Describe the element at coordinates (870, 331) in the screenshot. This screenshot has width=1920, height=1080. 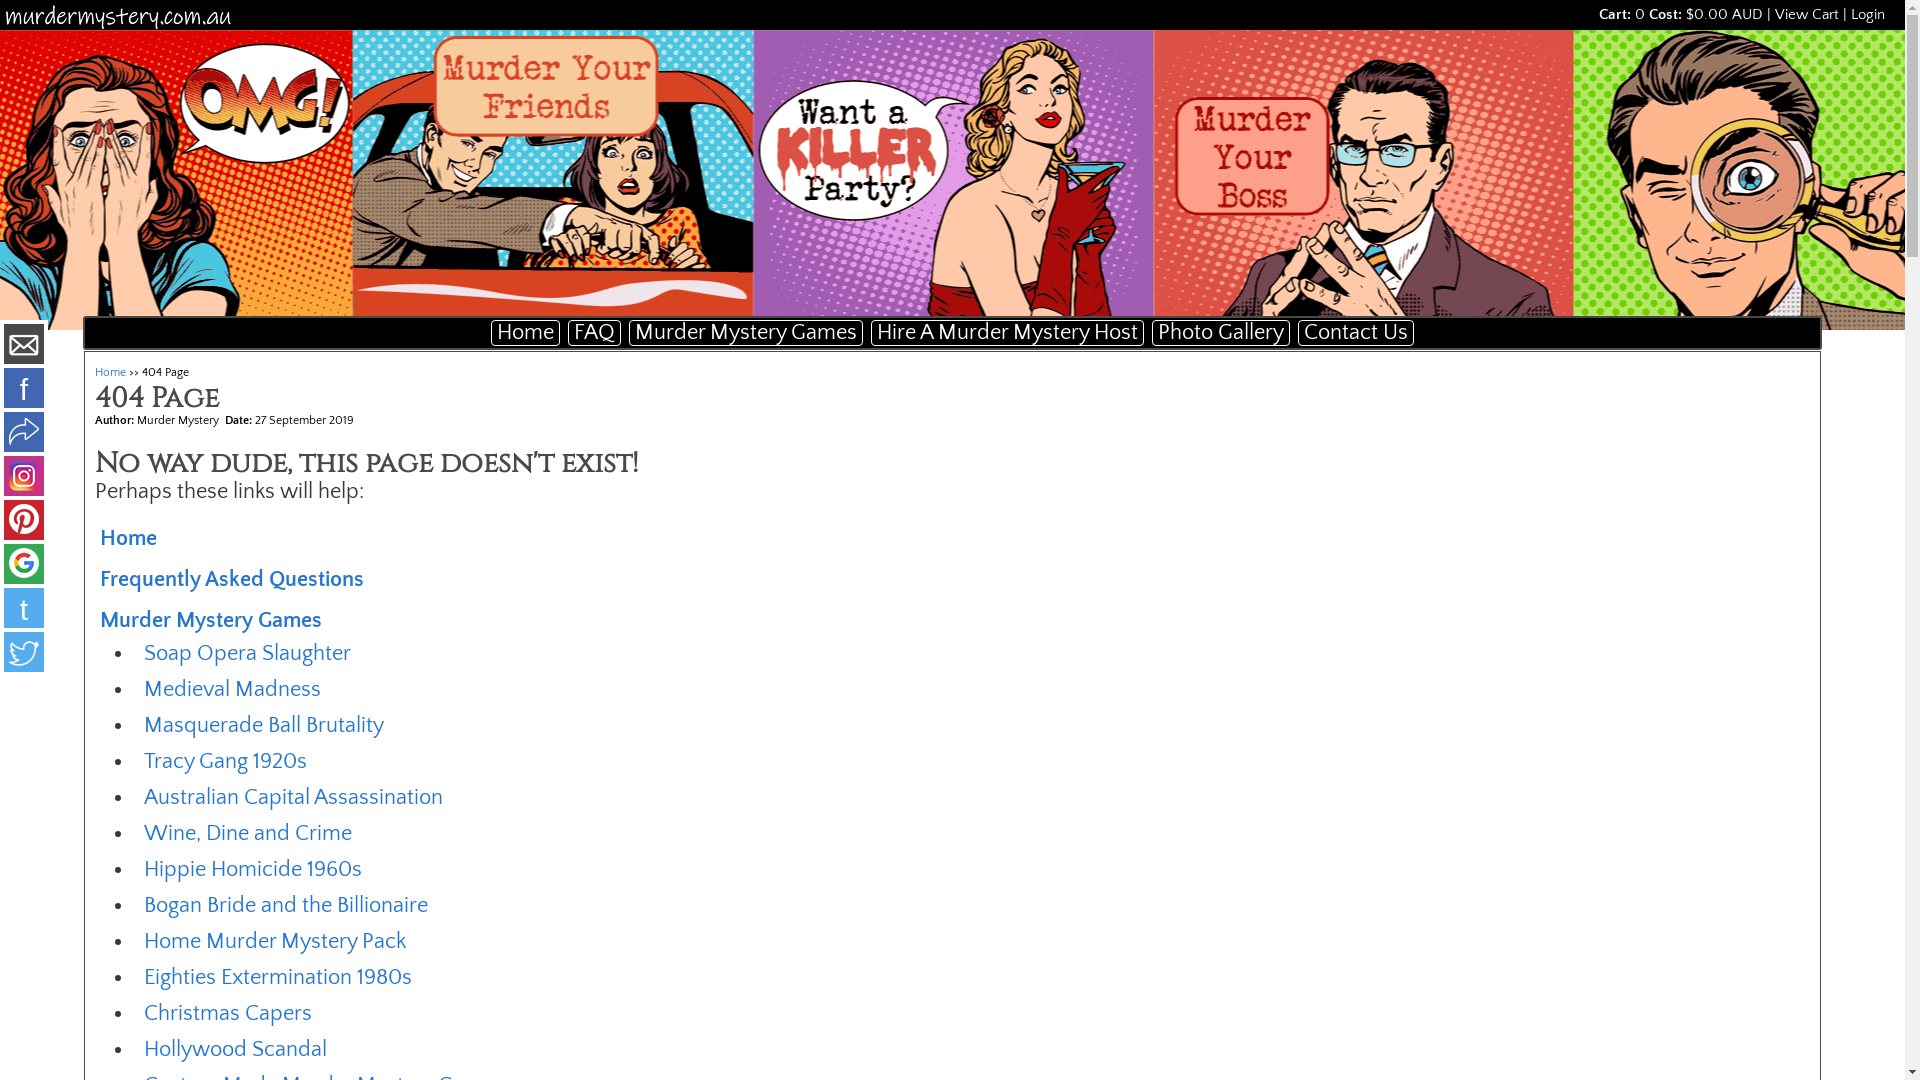
I see `'Hire A Murder Mystery Host'` at that location.